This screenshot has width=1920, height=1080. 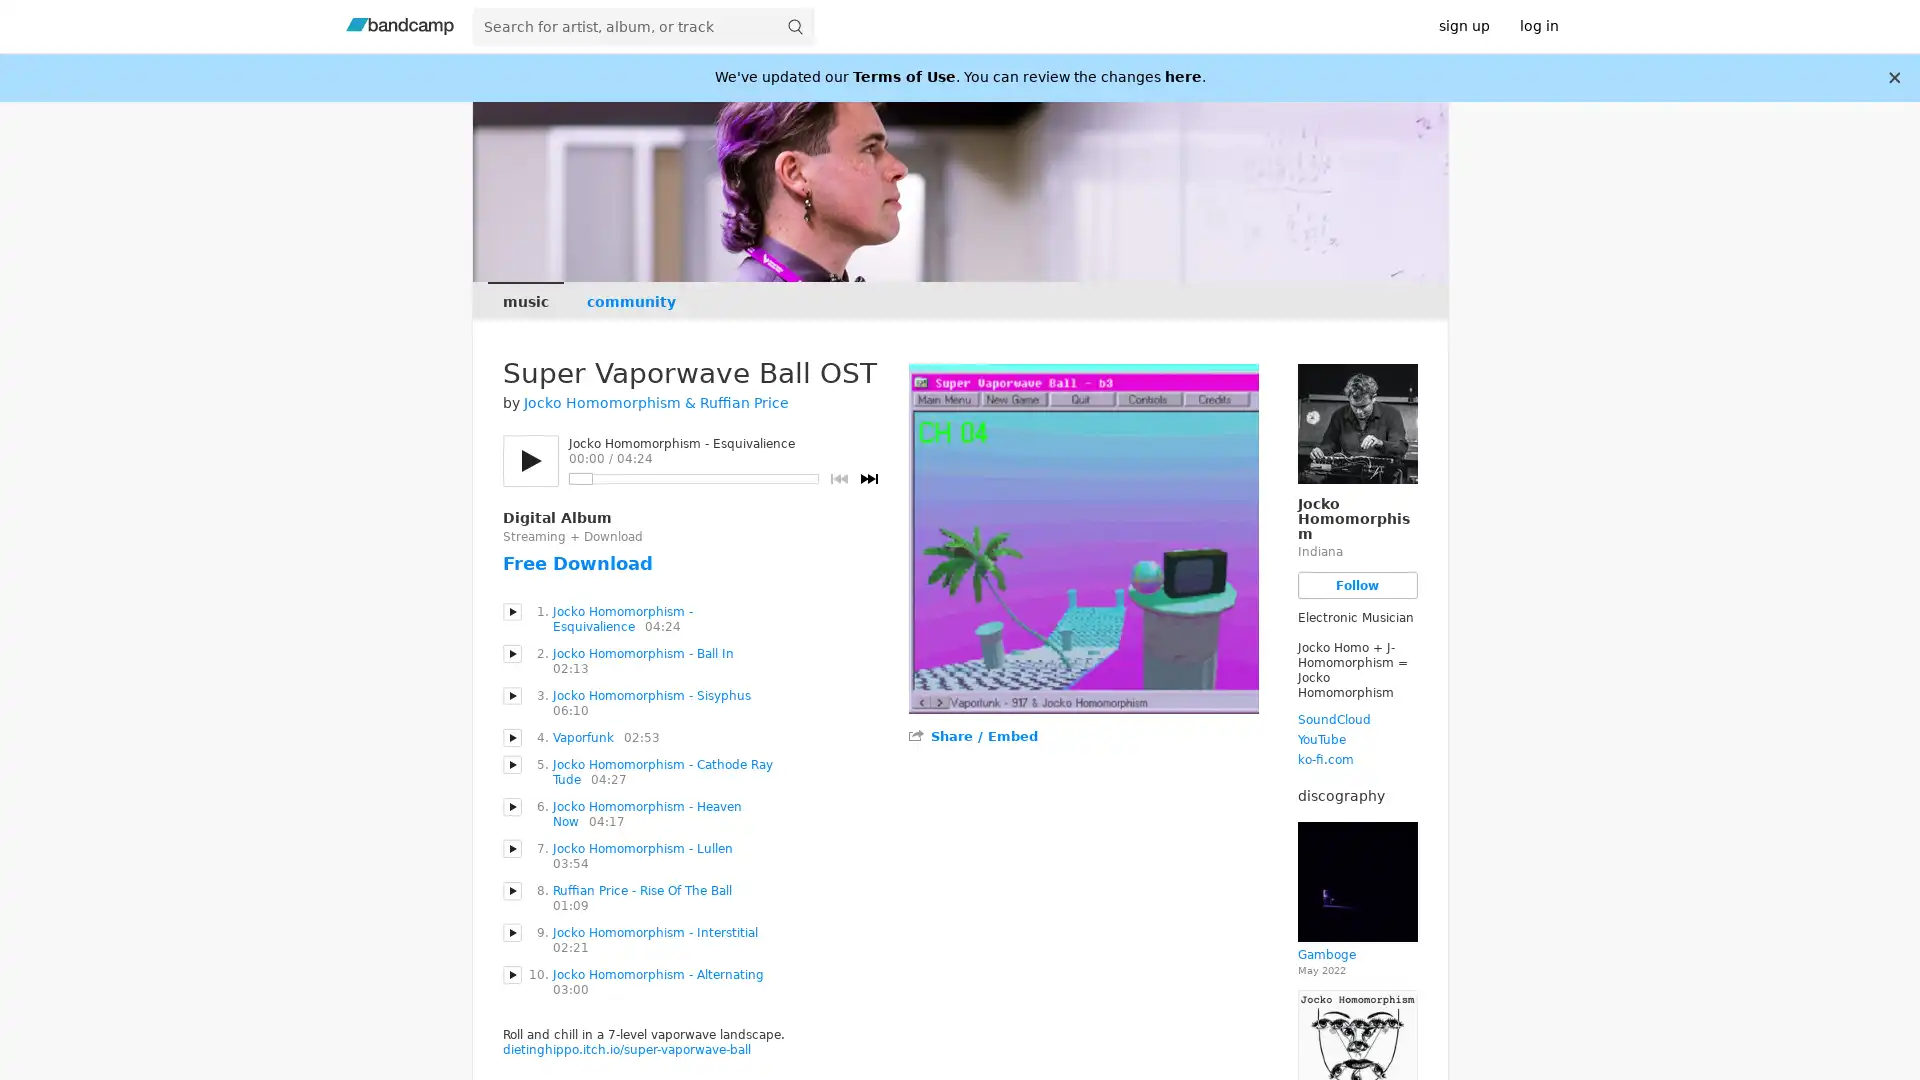 What do you see at coordinates (556, 516) in the screenshot?
I see `Digital Album` at bounding box center [556, 516].